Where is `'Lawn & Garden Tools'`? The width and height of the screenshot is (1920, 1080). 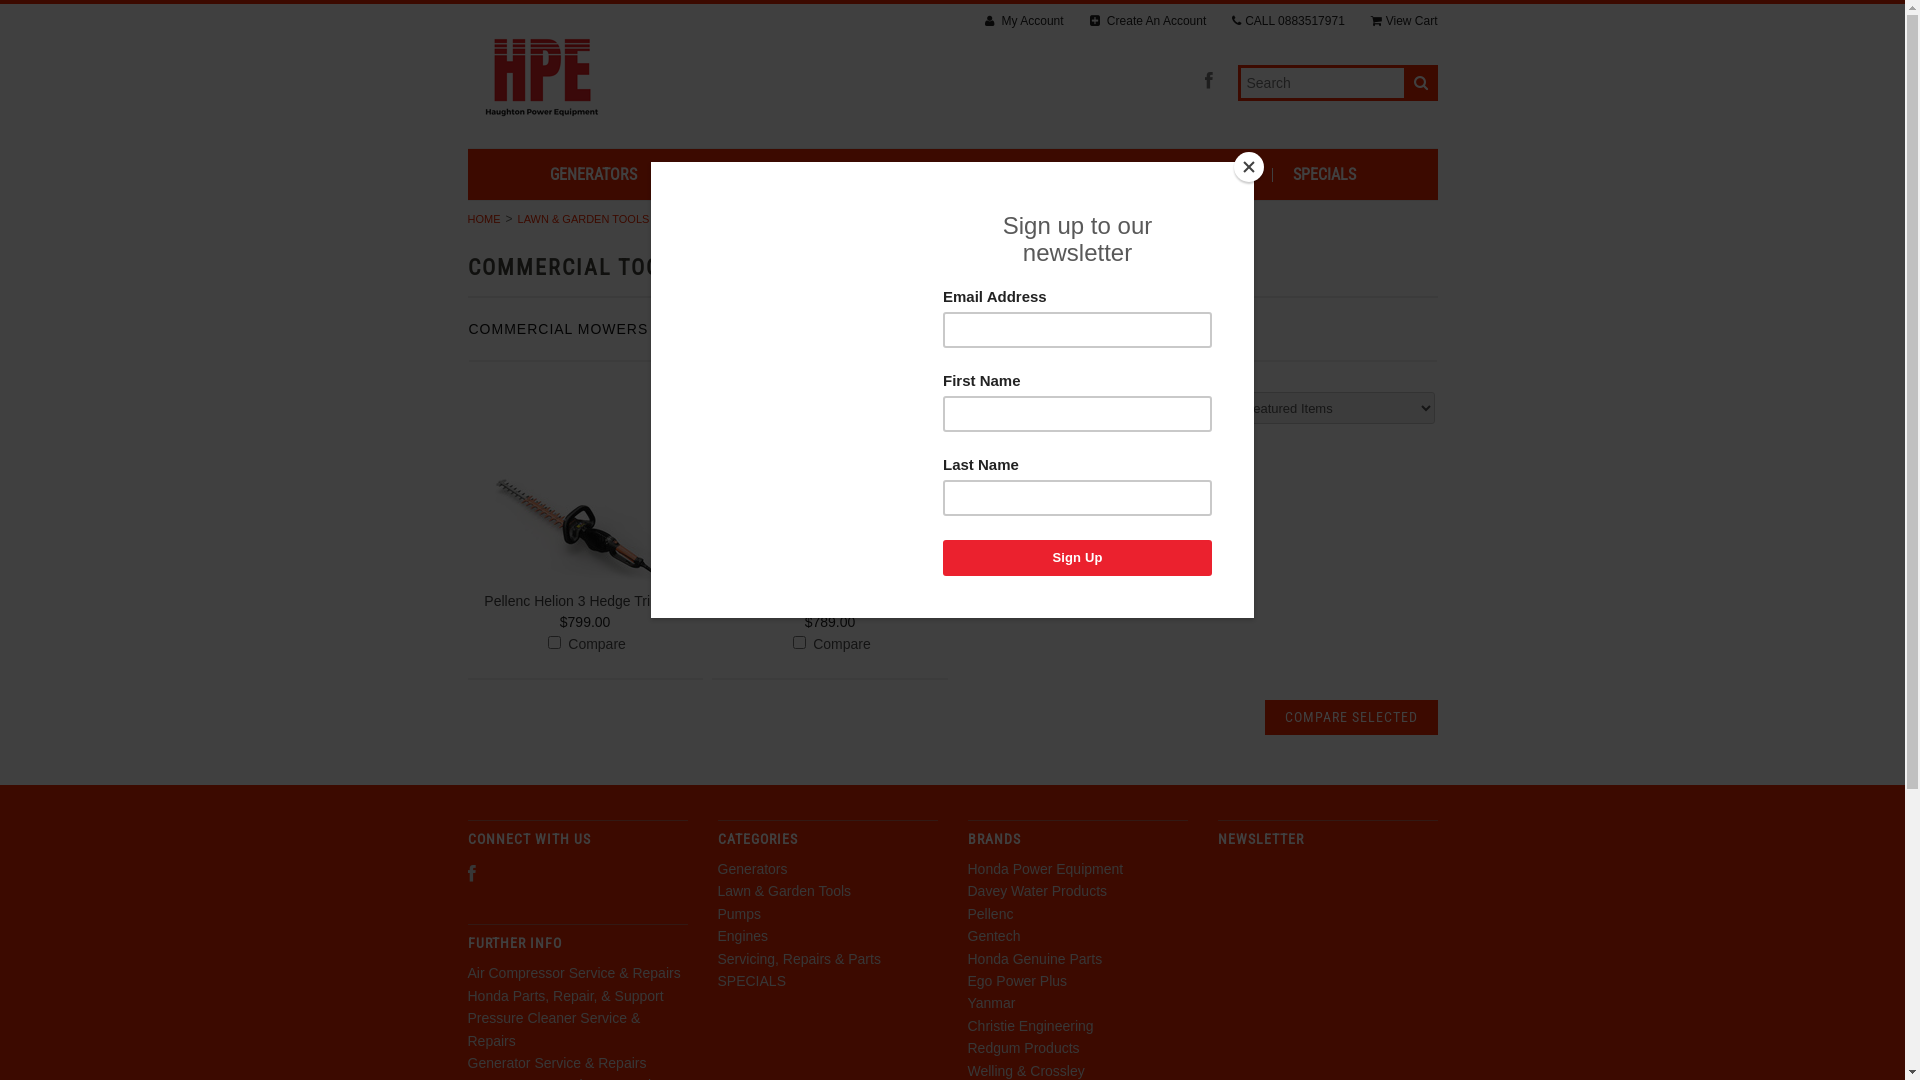 'Lawn & Garden Tools' is located at coordinates (784, 890).